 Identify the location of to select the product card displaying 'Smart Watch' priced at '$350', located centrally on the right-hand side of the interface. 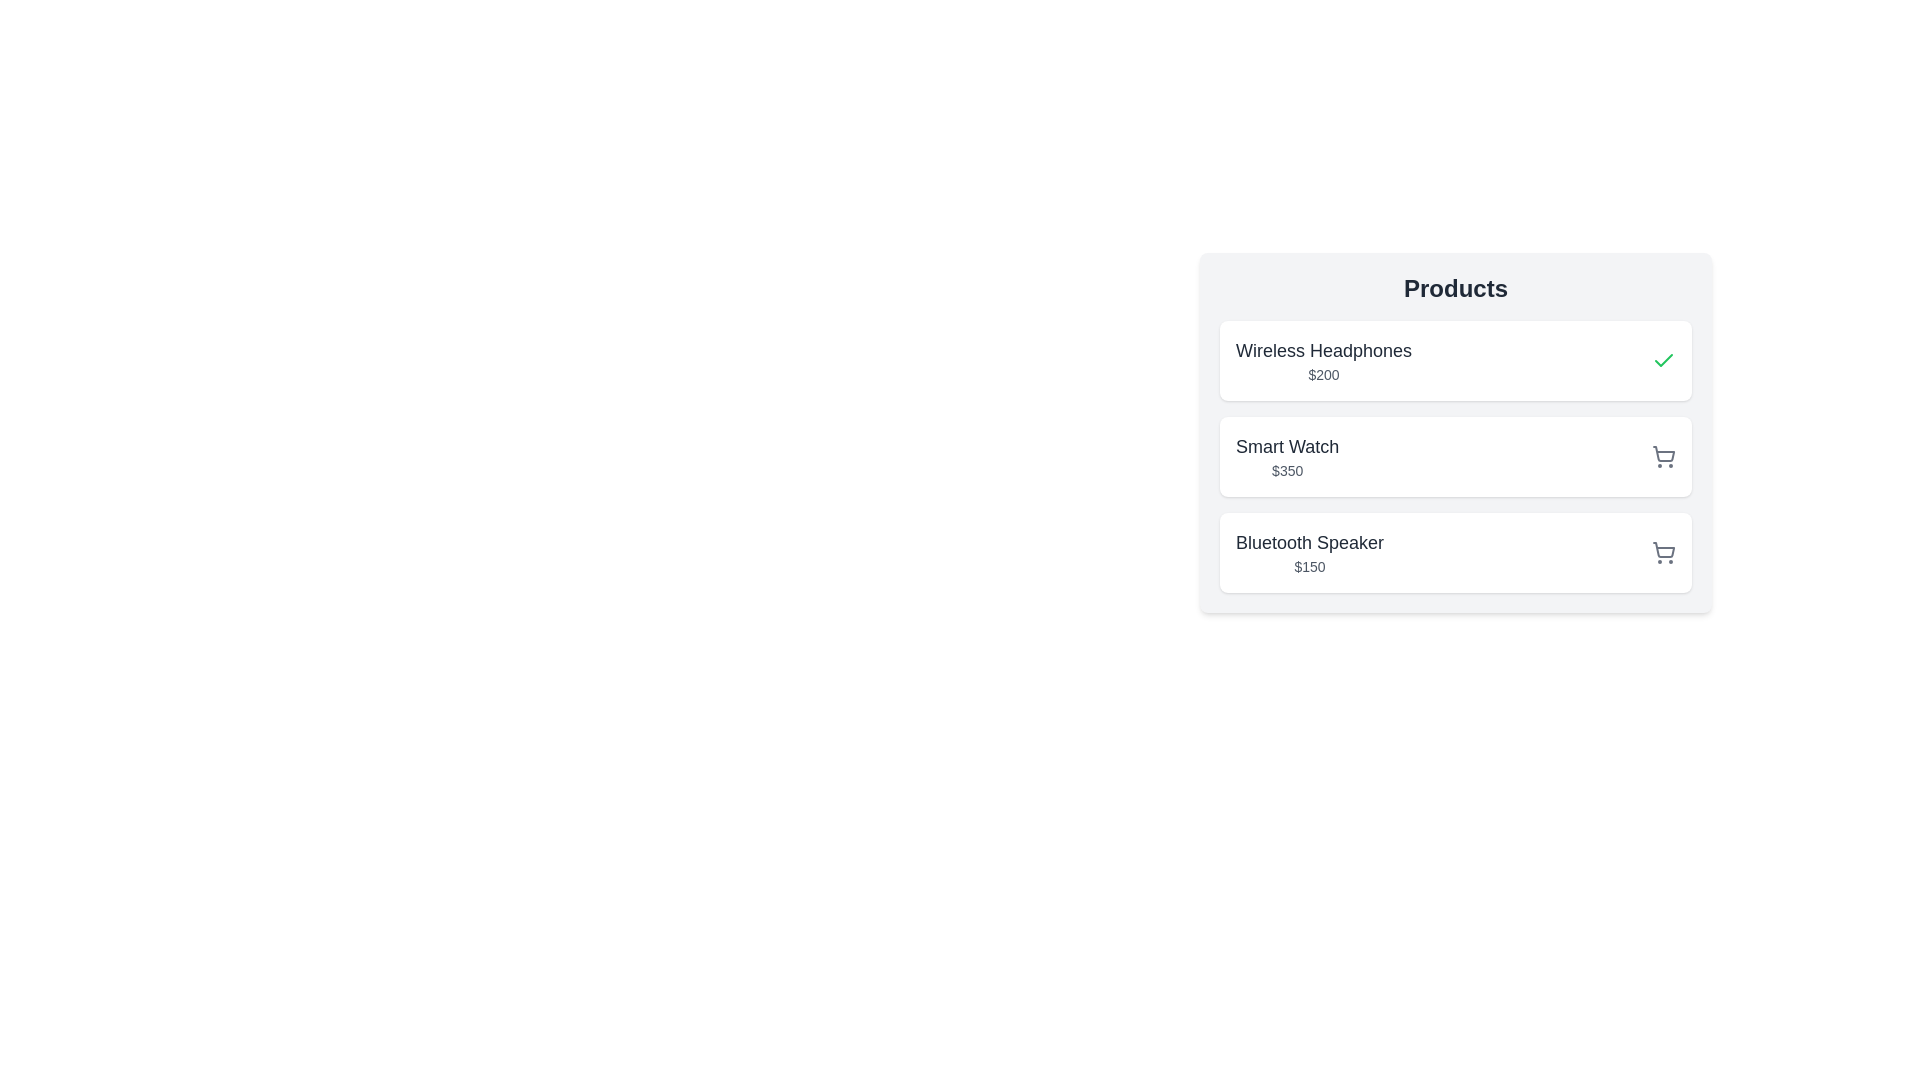
(1455, 456).